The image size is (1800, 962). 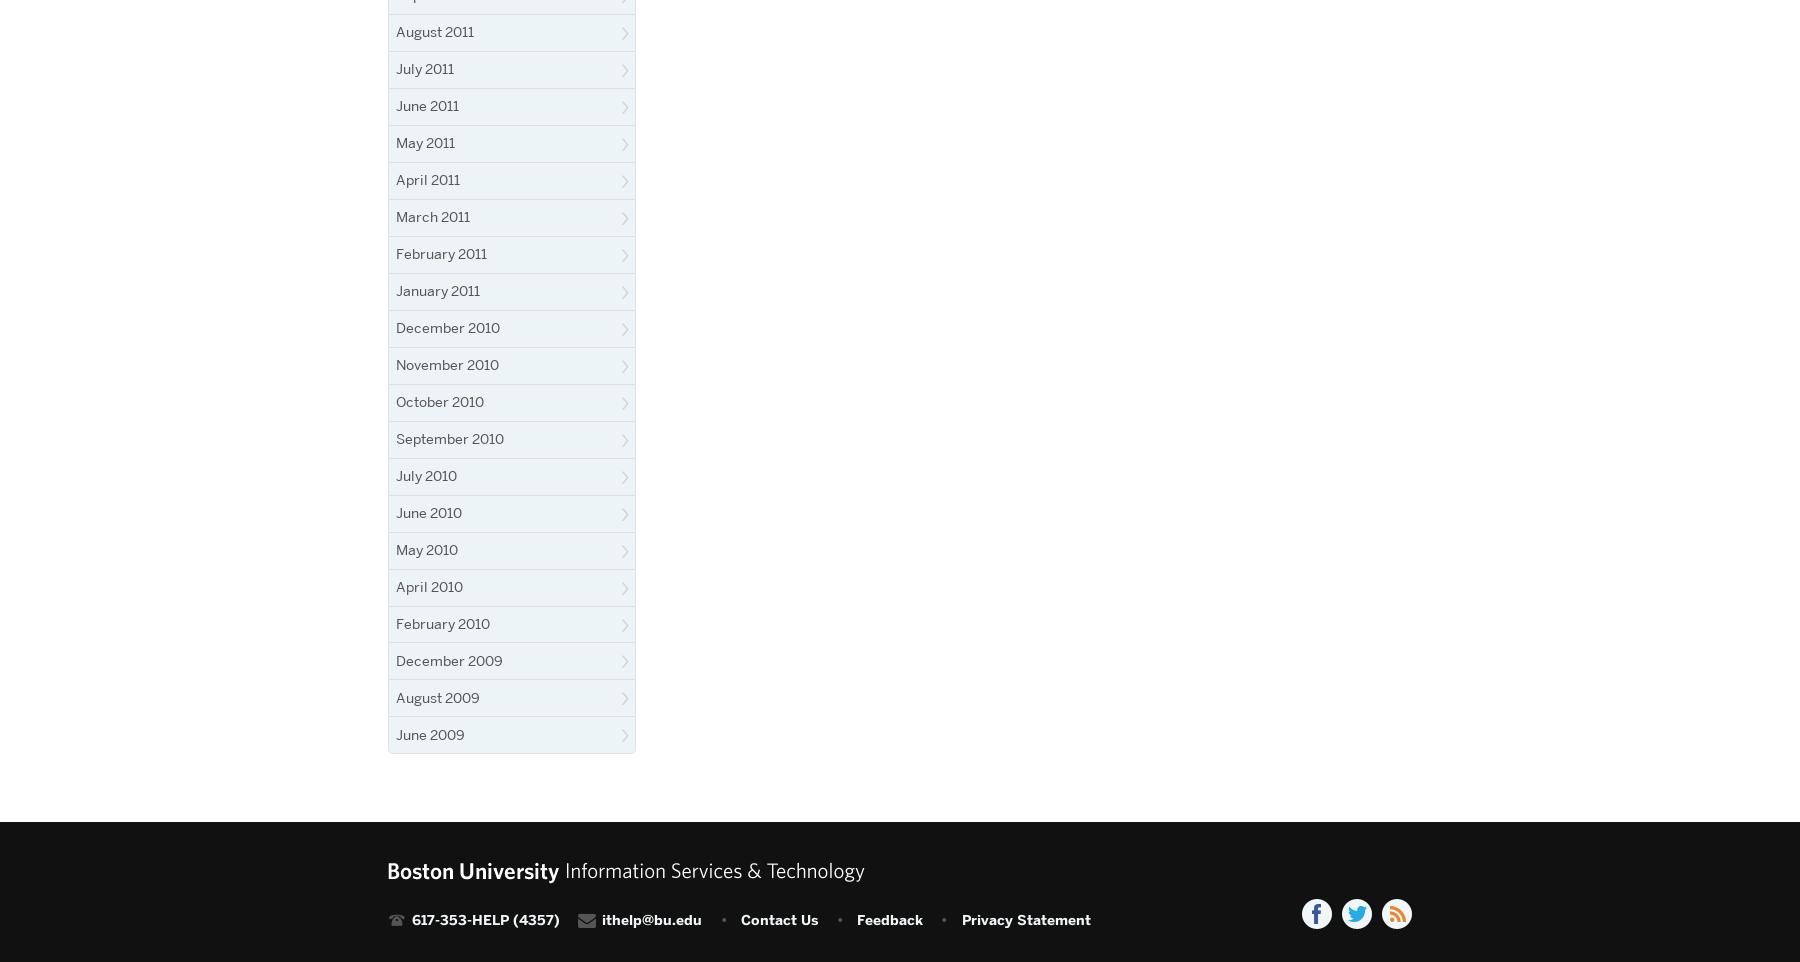 What do you see at coordinates (433, 216) in the screenshot?
I see `'March 2011'` at bounding box center [433, 216].